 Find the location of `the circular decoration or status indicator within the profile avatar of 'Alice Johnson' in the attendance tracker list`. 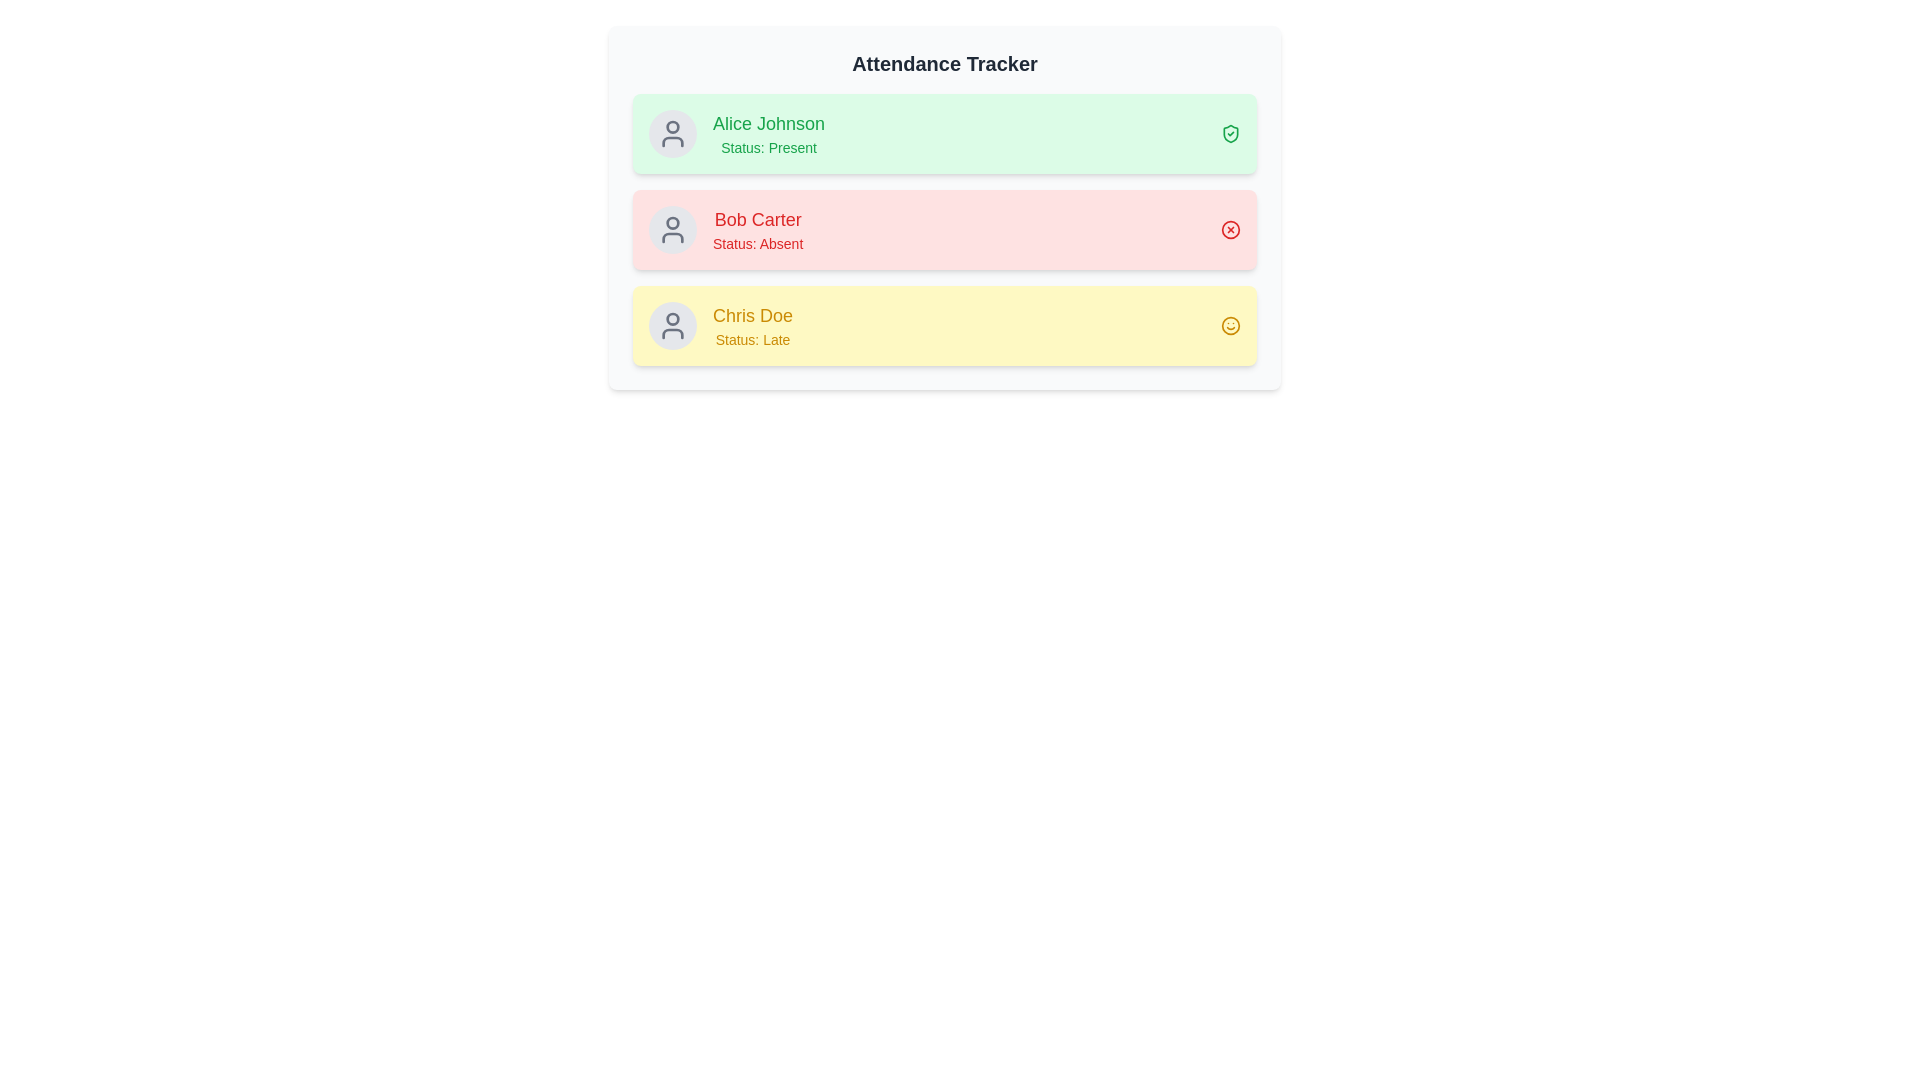

the circular decoration or status indicator within the profile avatar of 'Alice Johnson' in the attendance tracker list is located at coordinates (672, 127).